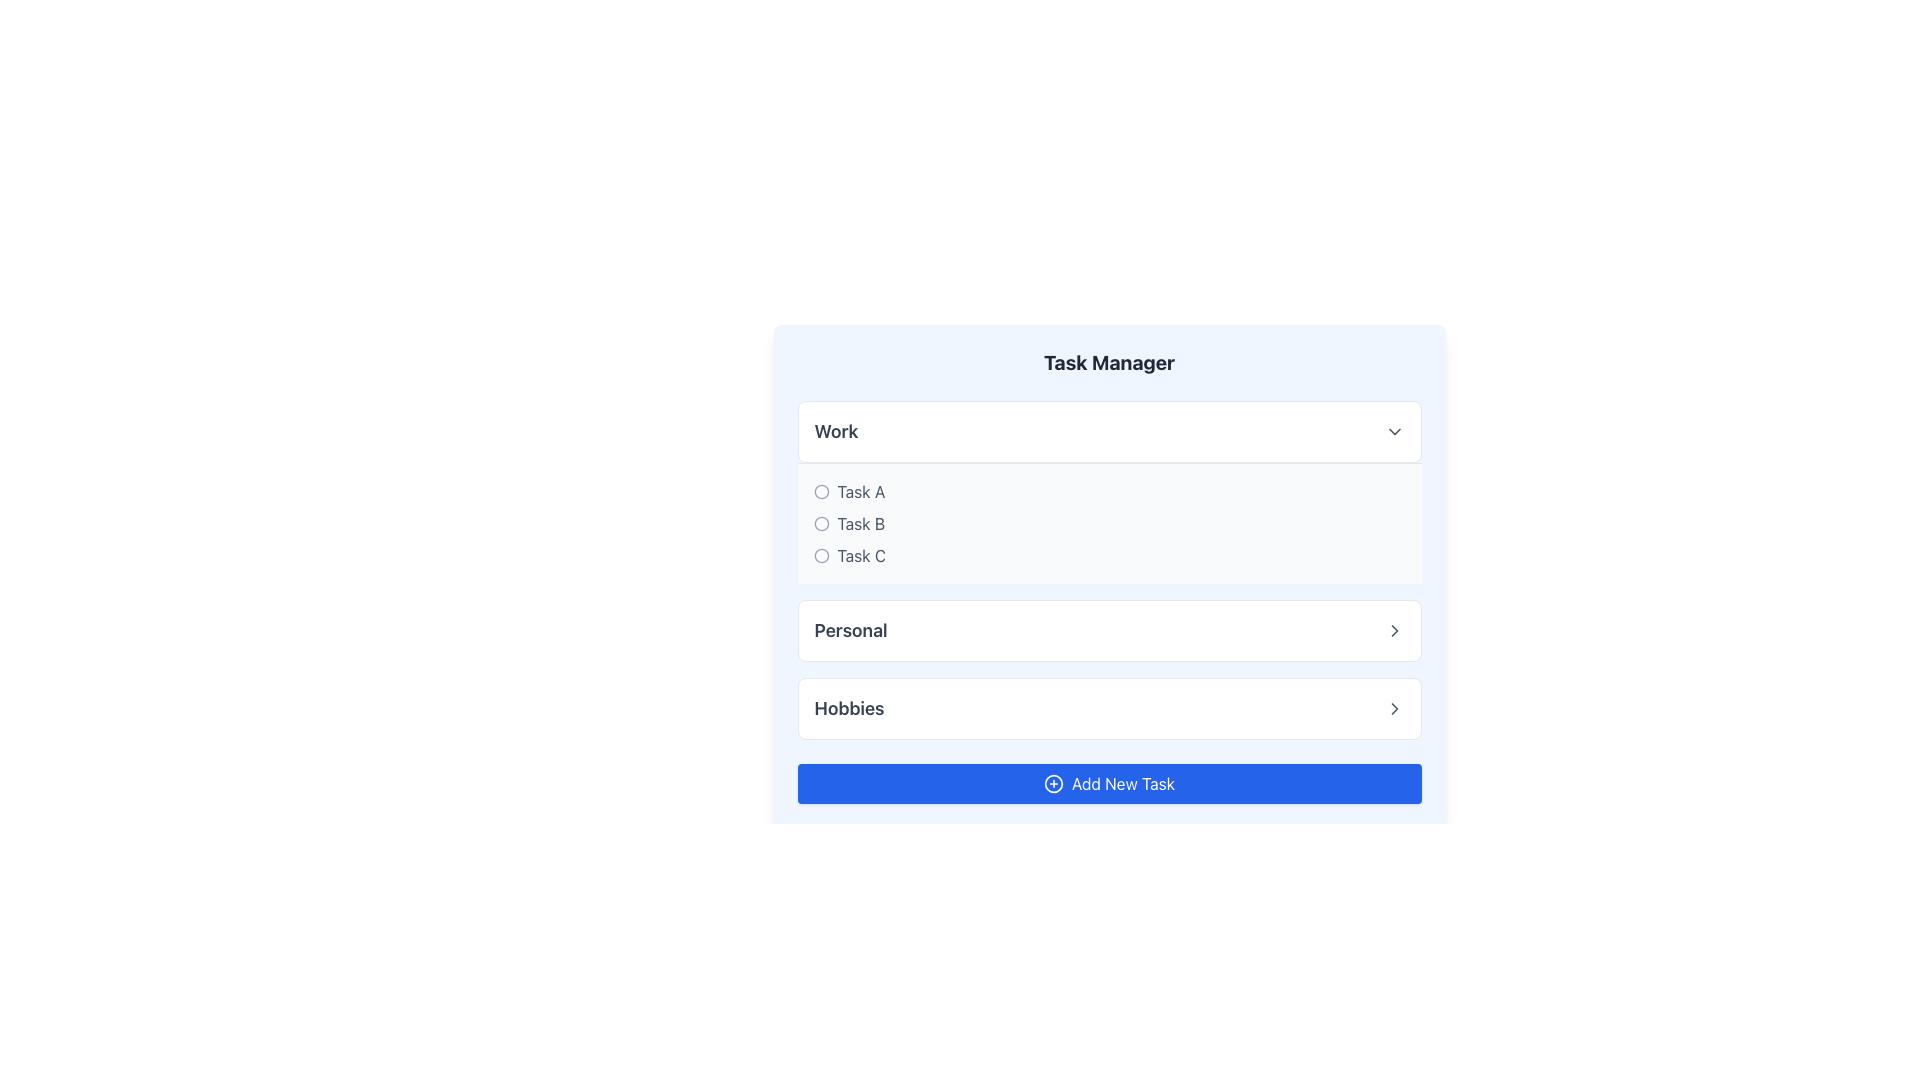 This screenshot has width=1920, height=1080. I want to click on the circular icon representing the addition action inside the 'Add New Task' button by moving the cursor to its center, so click(1052, 782).